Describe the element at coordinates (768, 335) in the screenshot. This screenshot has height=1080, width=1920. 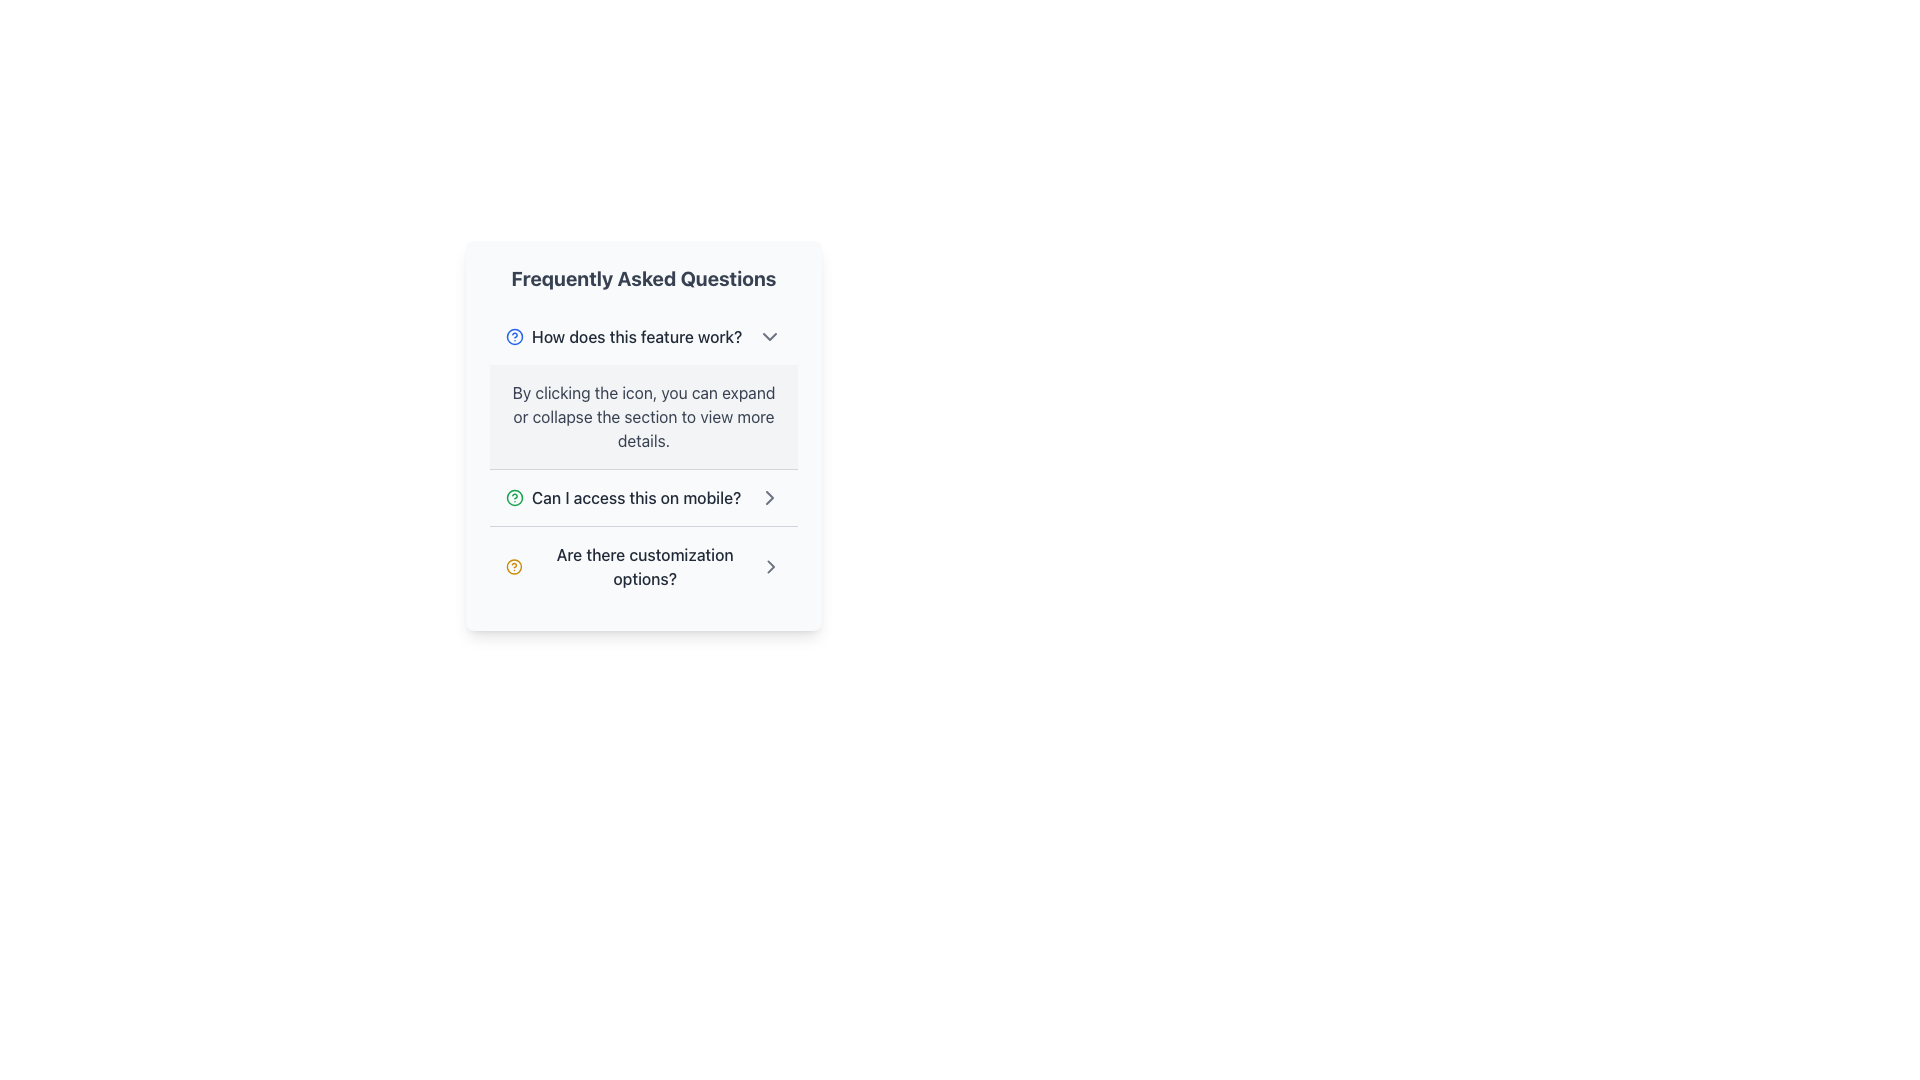
I see `the downward-facing chevron icon located at the right end of the question labeled 'How does this feature work?'` at that location.